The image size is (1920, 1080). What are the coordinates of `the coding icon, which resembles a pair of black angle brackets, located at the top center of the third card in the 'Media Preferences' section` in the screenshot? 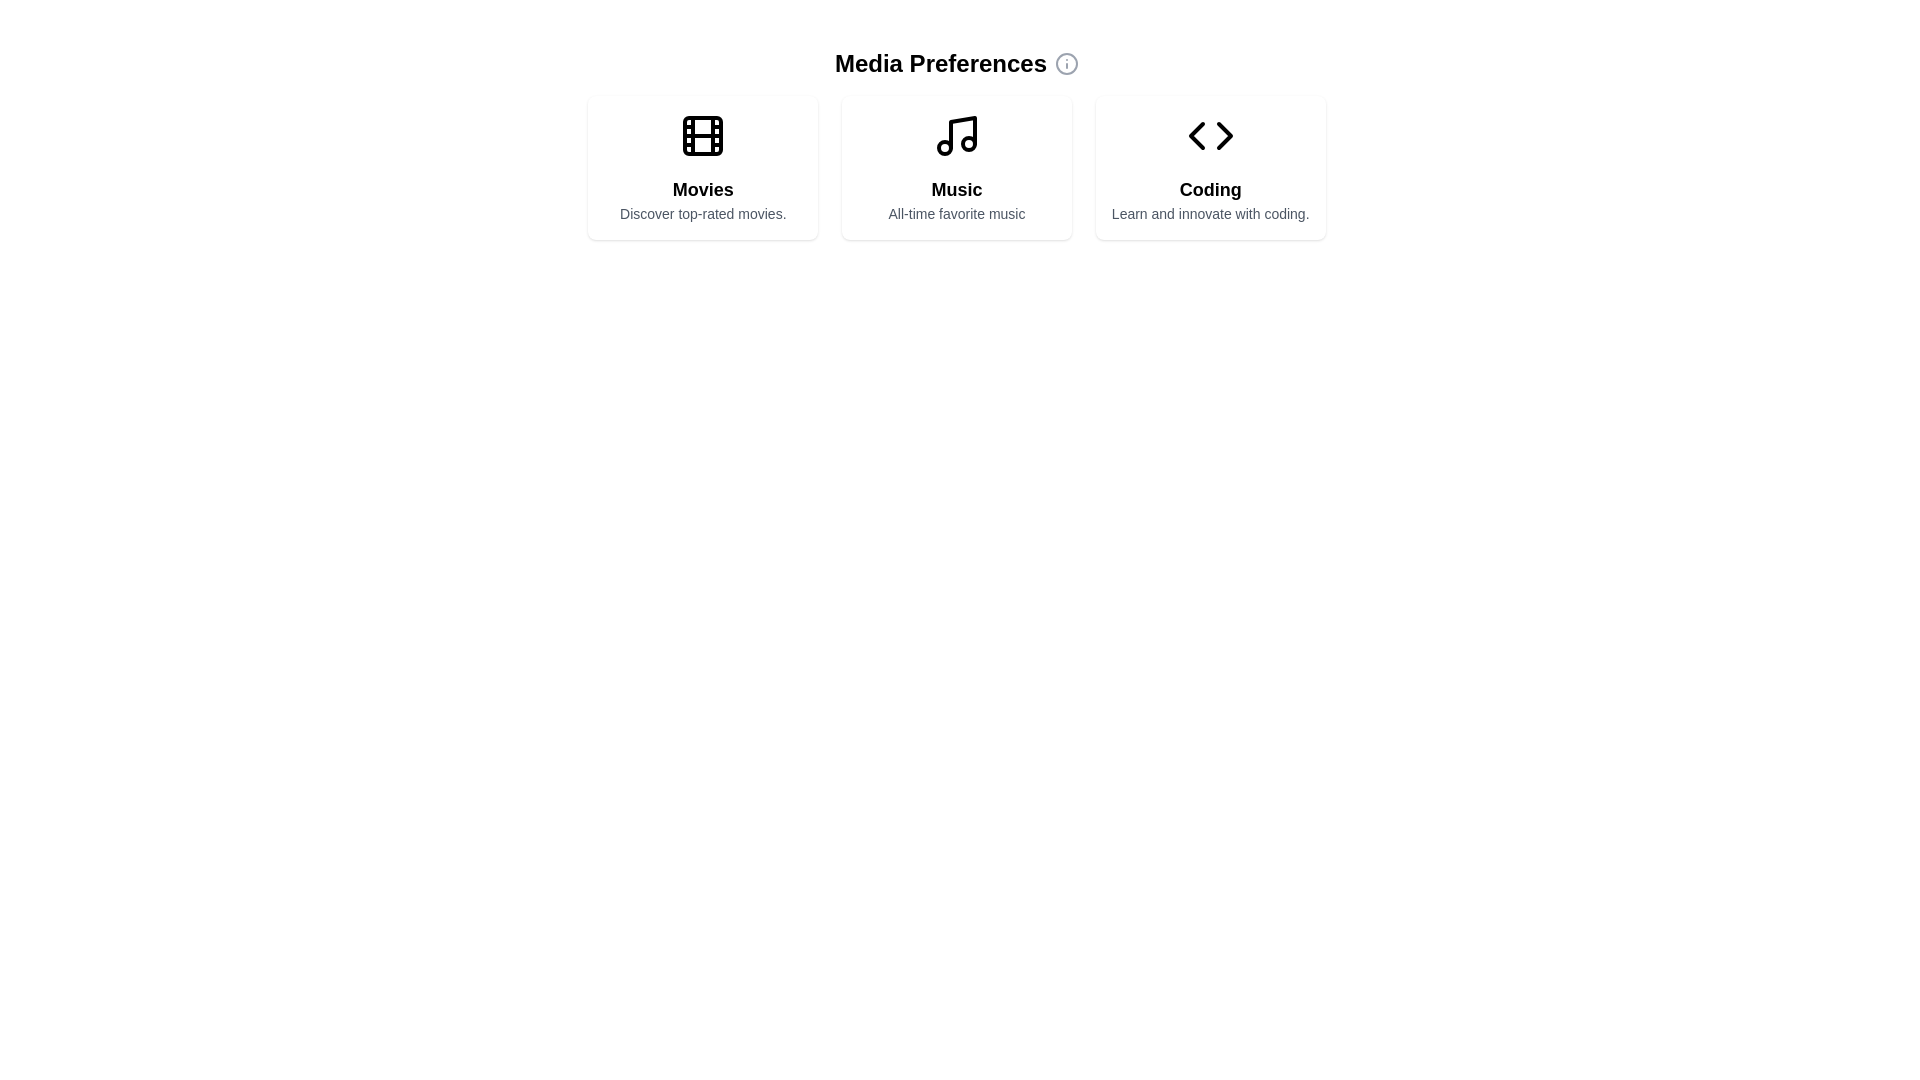 It's located at (1209, 135).